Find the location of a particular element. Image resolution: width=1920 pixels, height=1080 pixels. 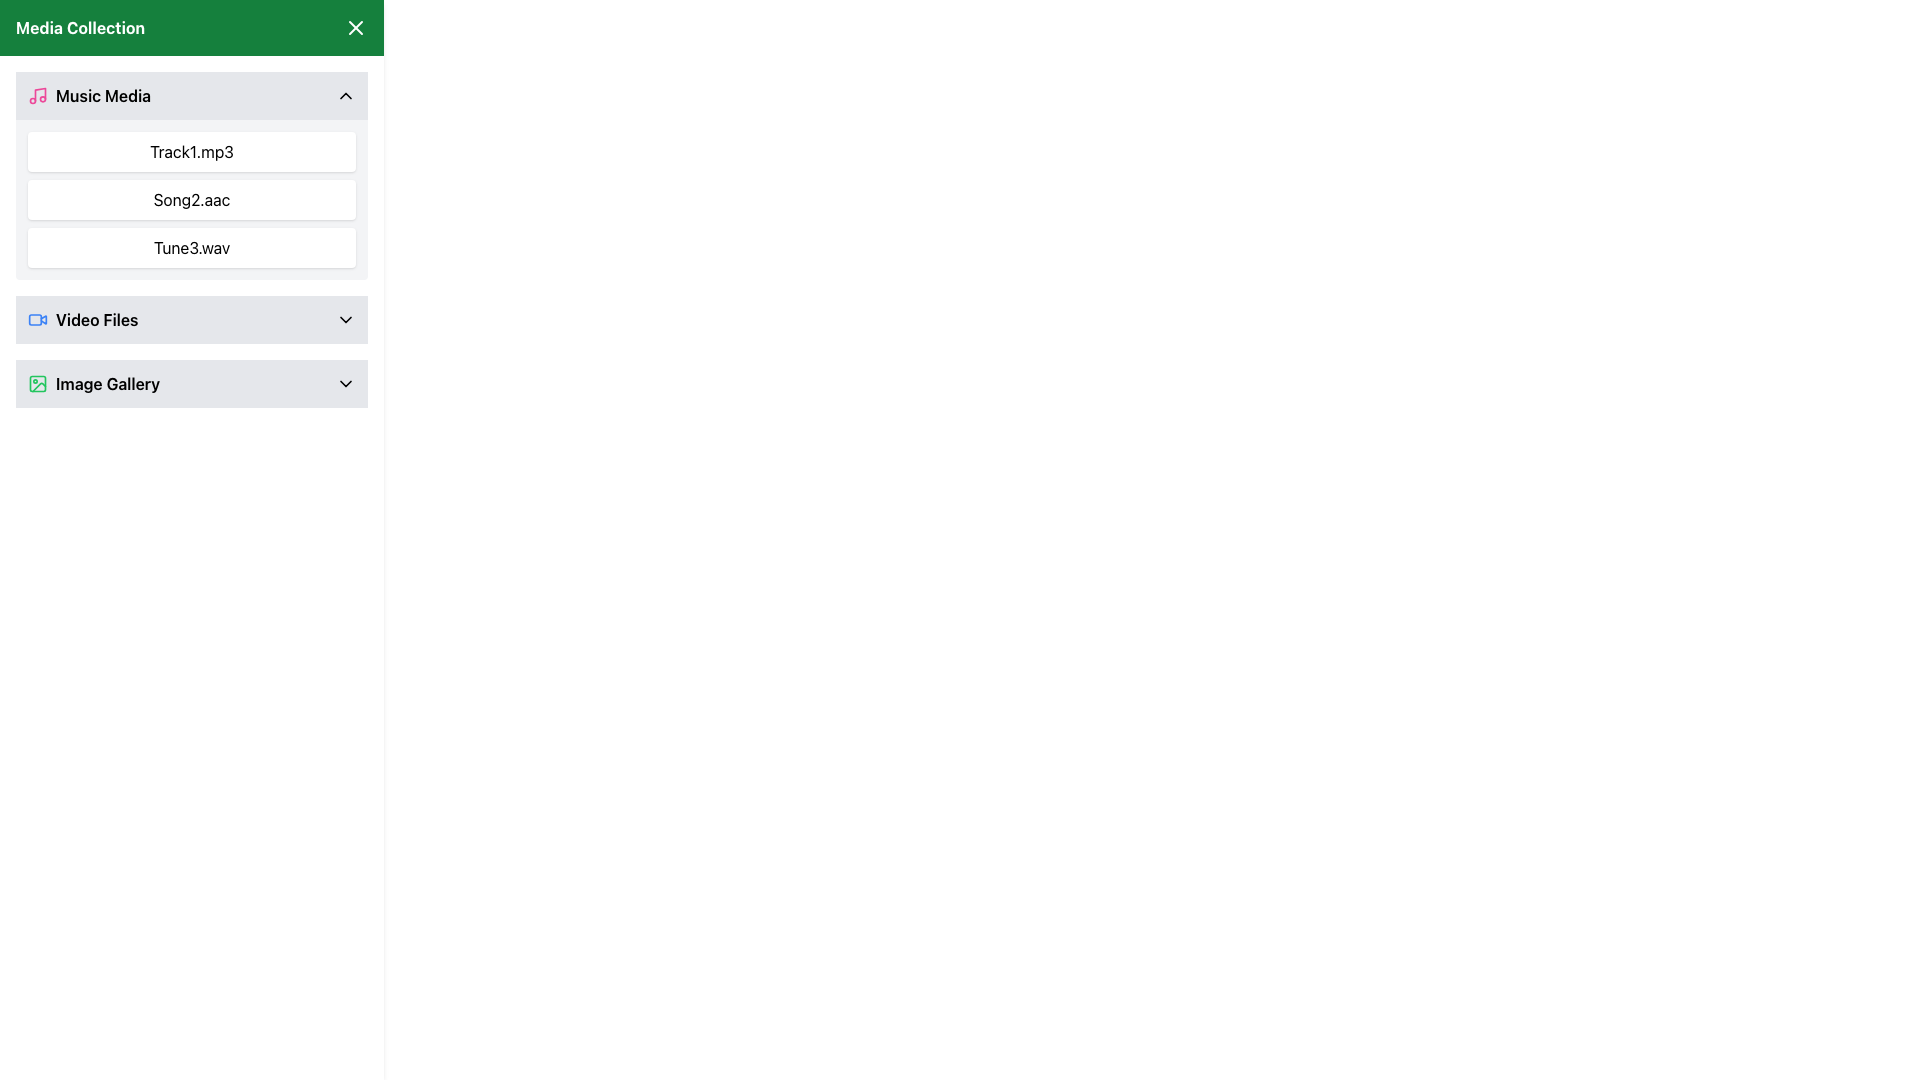

the 'Media Collection' heading element, which serves as a section identifier located at the top-left corner of the interface is located at coordinates (80, 27).